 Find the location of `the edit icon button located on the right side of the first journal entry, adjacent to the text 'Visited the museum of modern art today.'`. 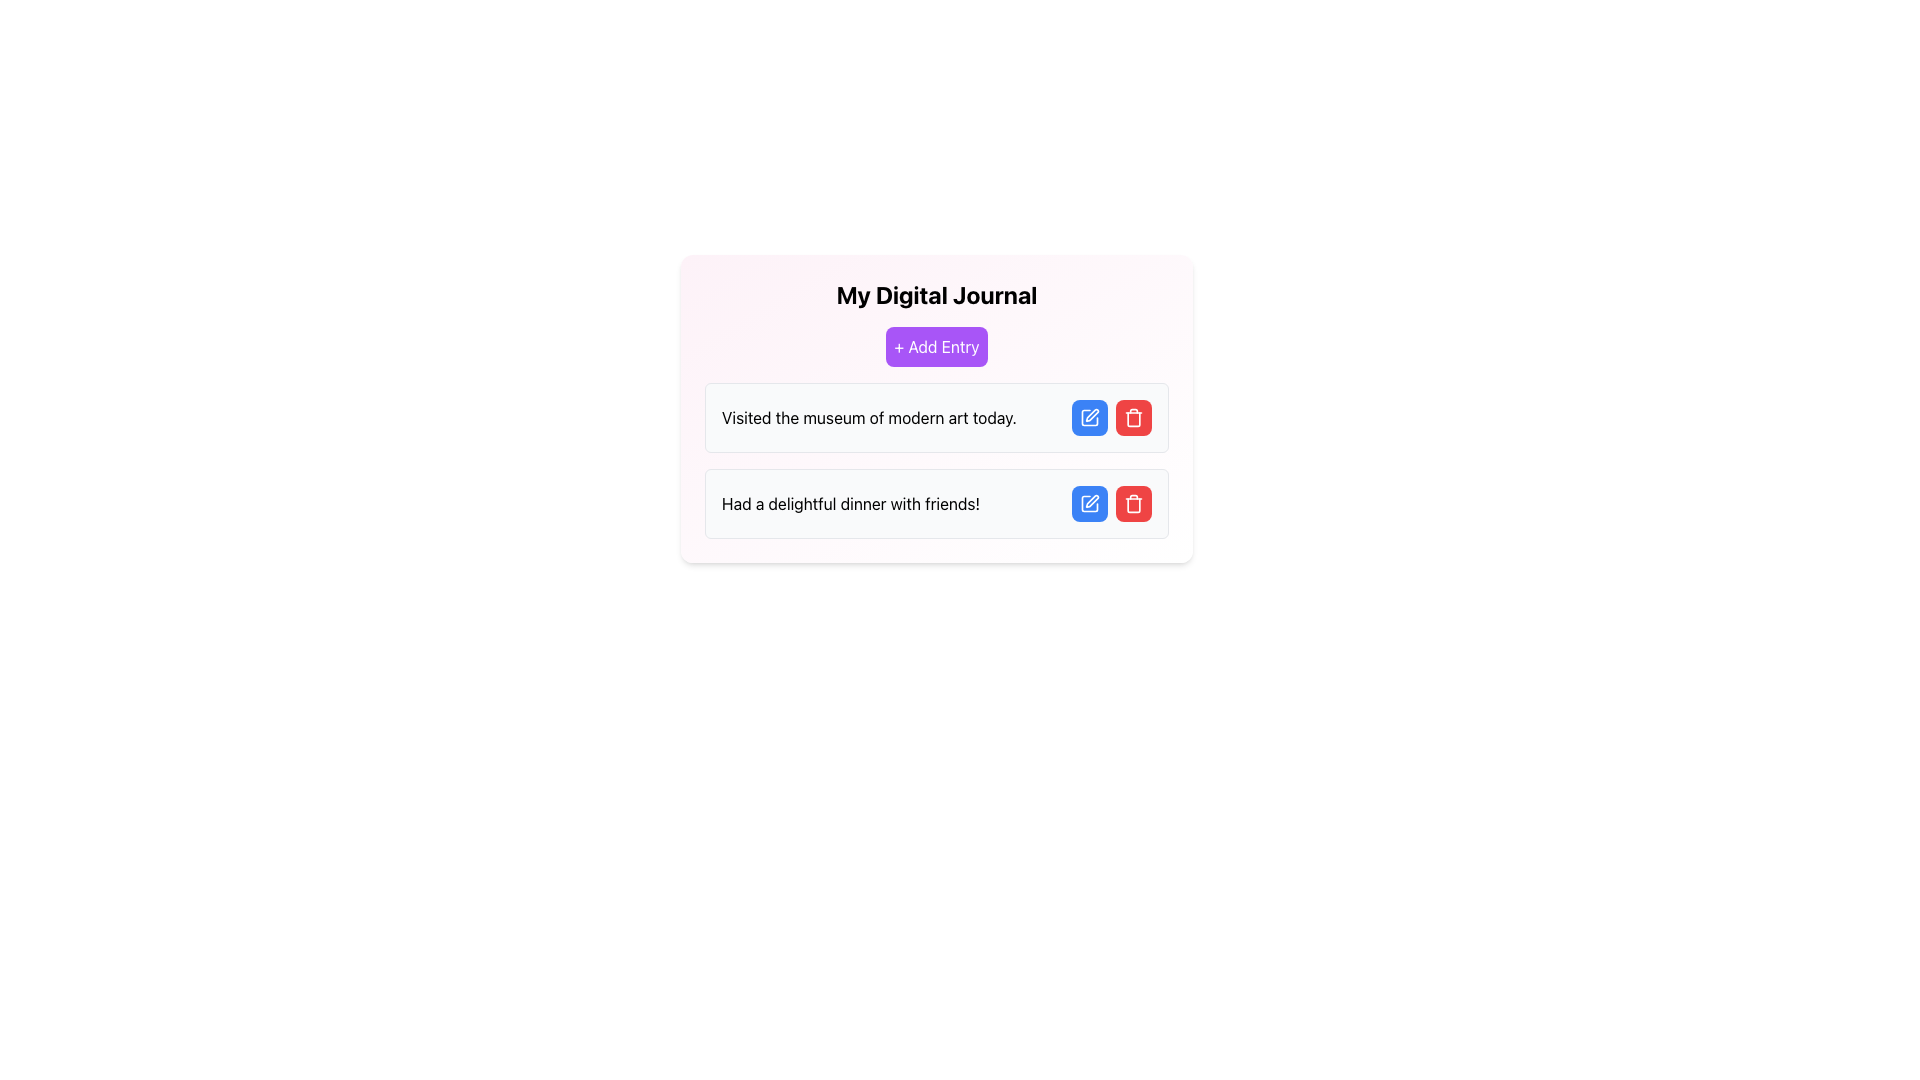

the edit icon button located on the right side of the first journal entry, adjacent to the text 'Visited the museum of modern art today.' is located at coordinates (1088, 416).